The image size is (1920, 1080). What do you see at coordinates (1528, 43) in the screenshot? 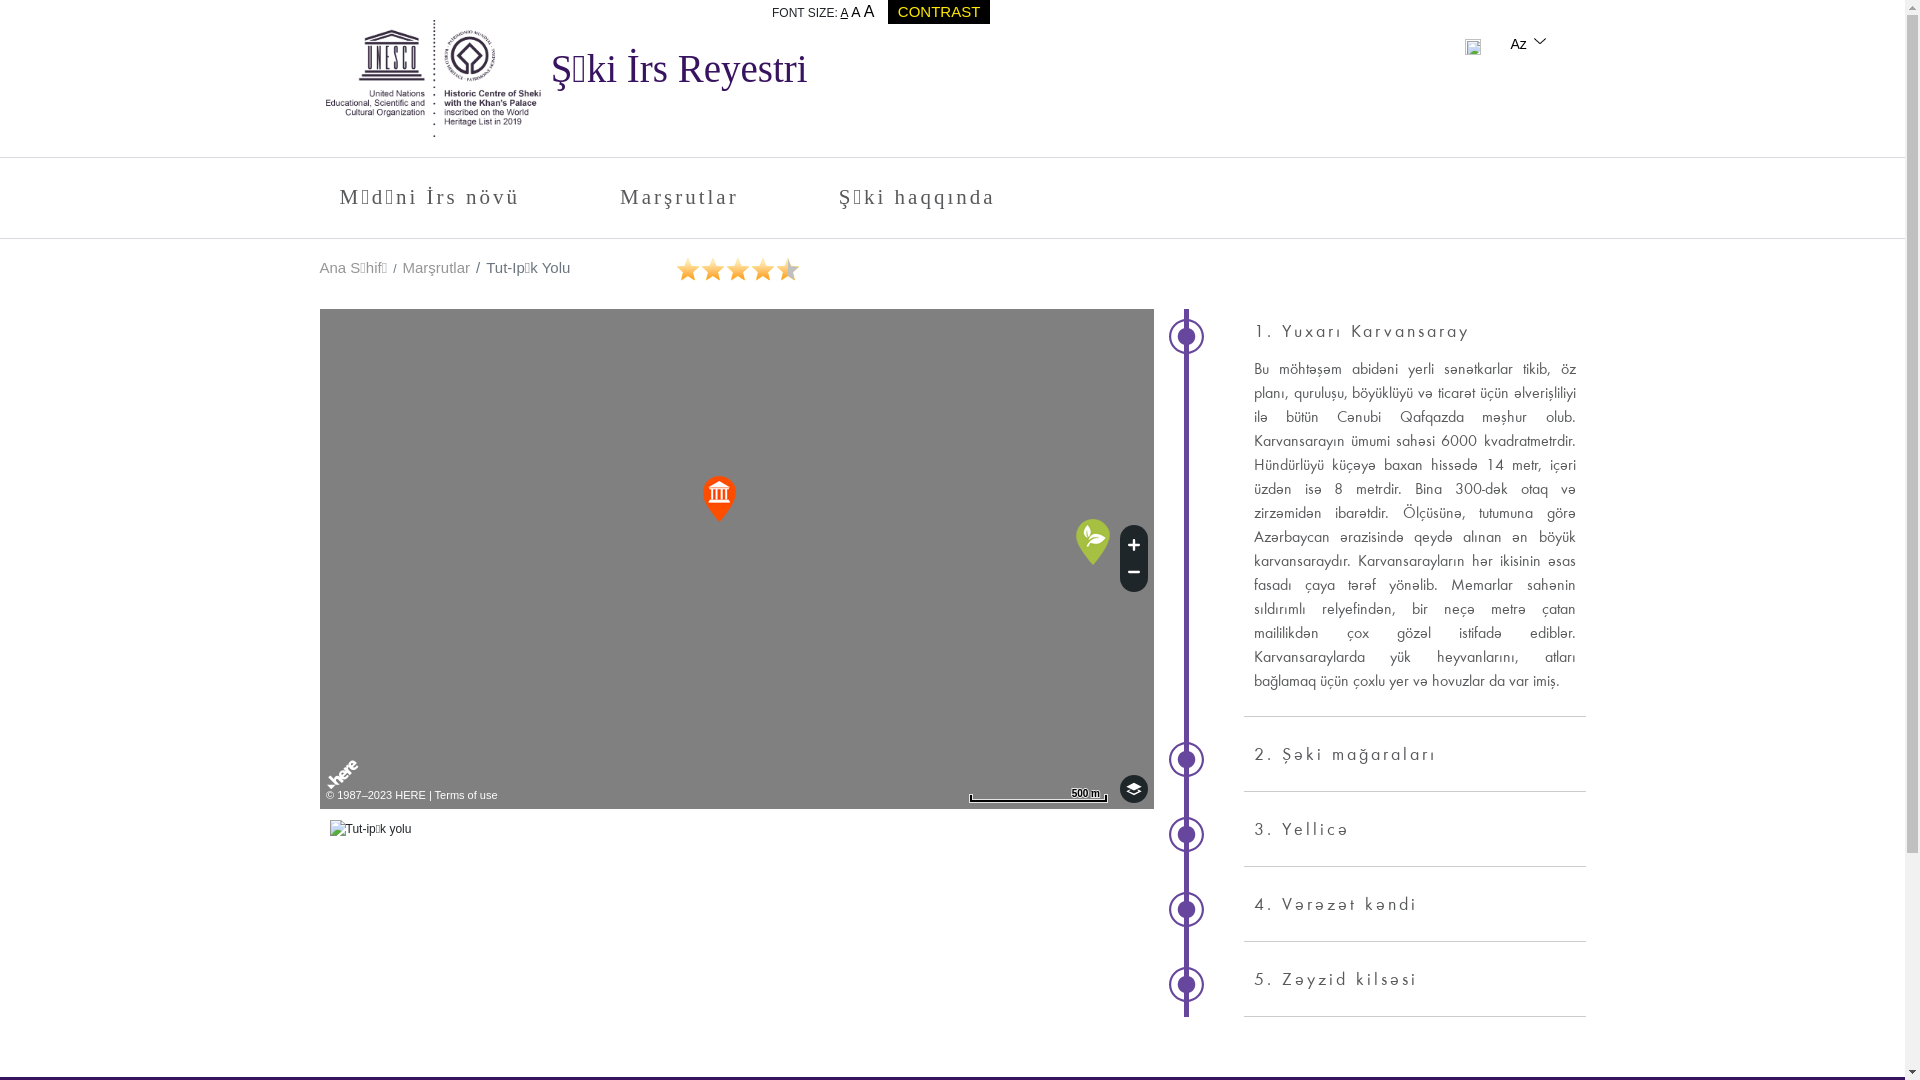
I see `'Az'` at bounding box center [1528, 43].